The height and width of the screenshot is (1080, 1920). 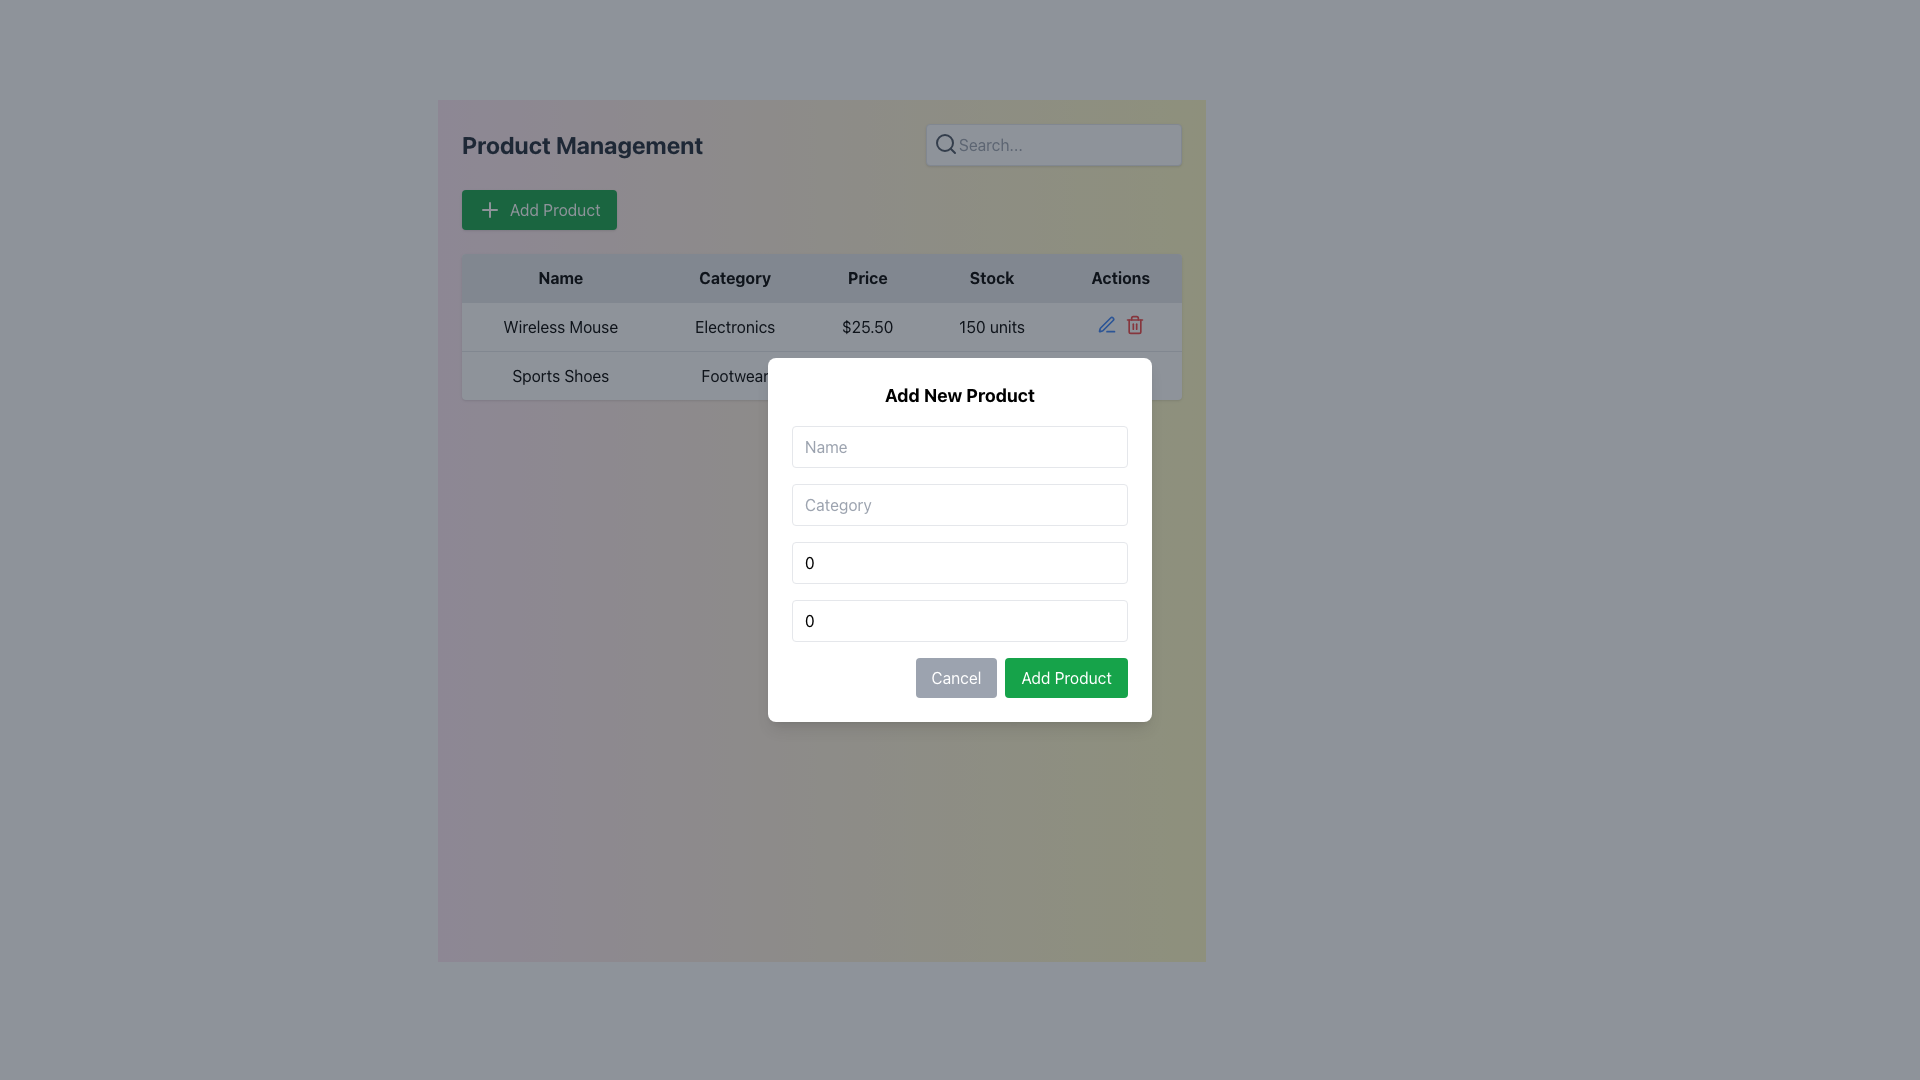 What do you see at coordinates (1134, 323) in the screenshot?
I see `the delete button for the 'Wireless Mouse' product` at bounding box center [1134, 323].